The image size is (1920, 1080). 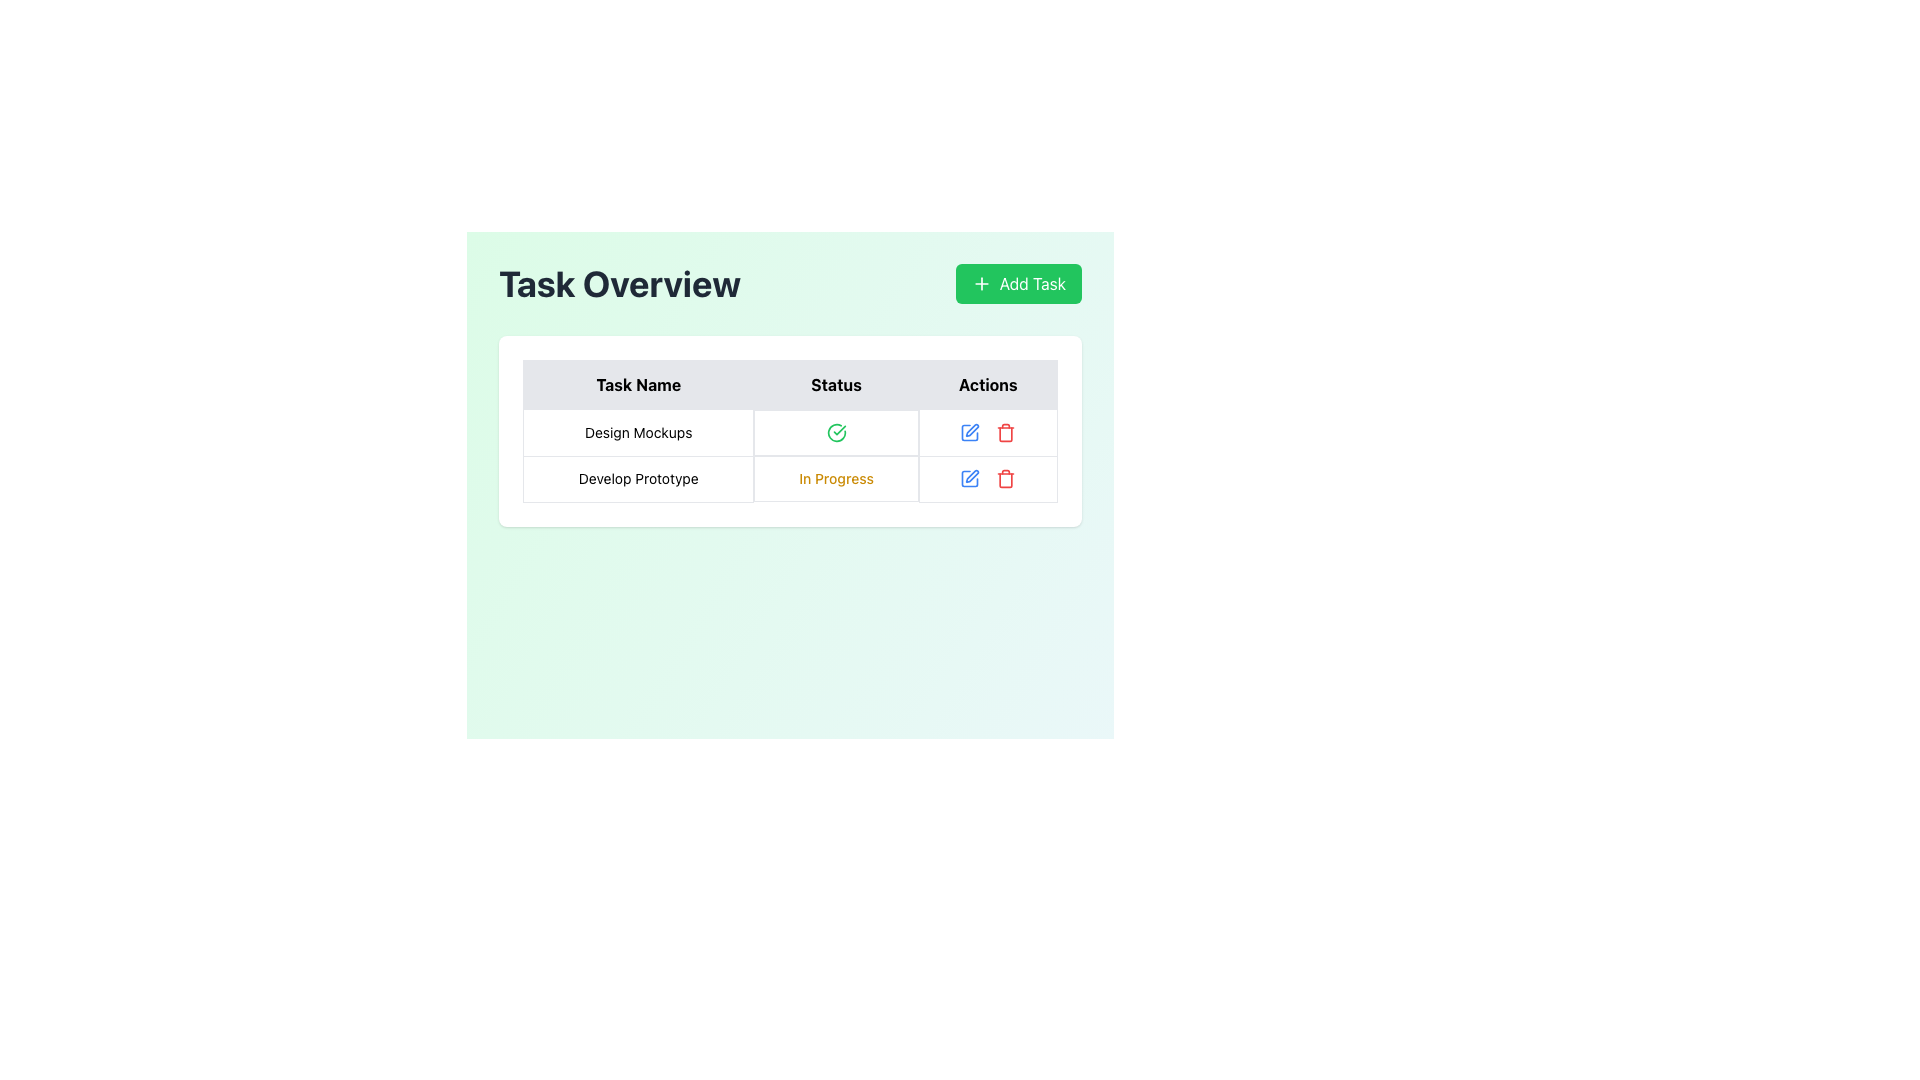 I want to click on the status icon in the 'Task Overview' table for the 'Design Mockups' task to check its completion status, so click(x=836, y=431).